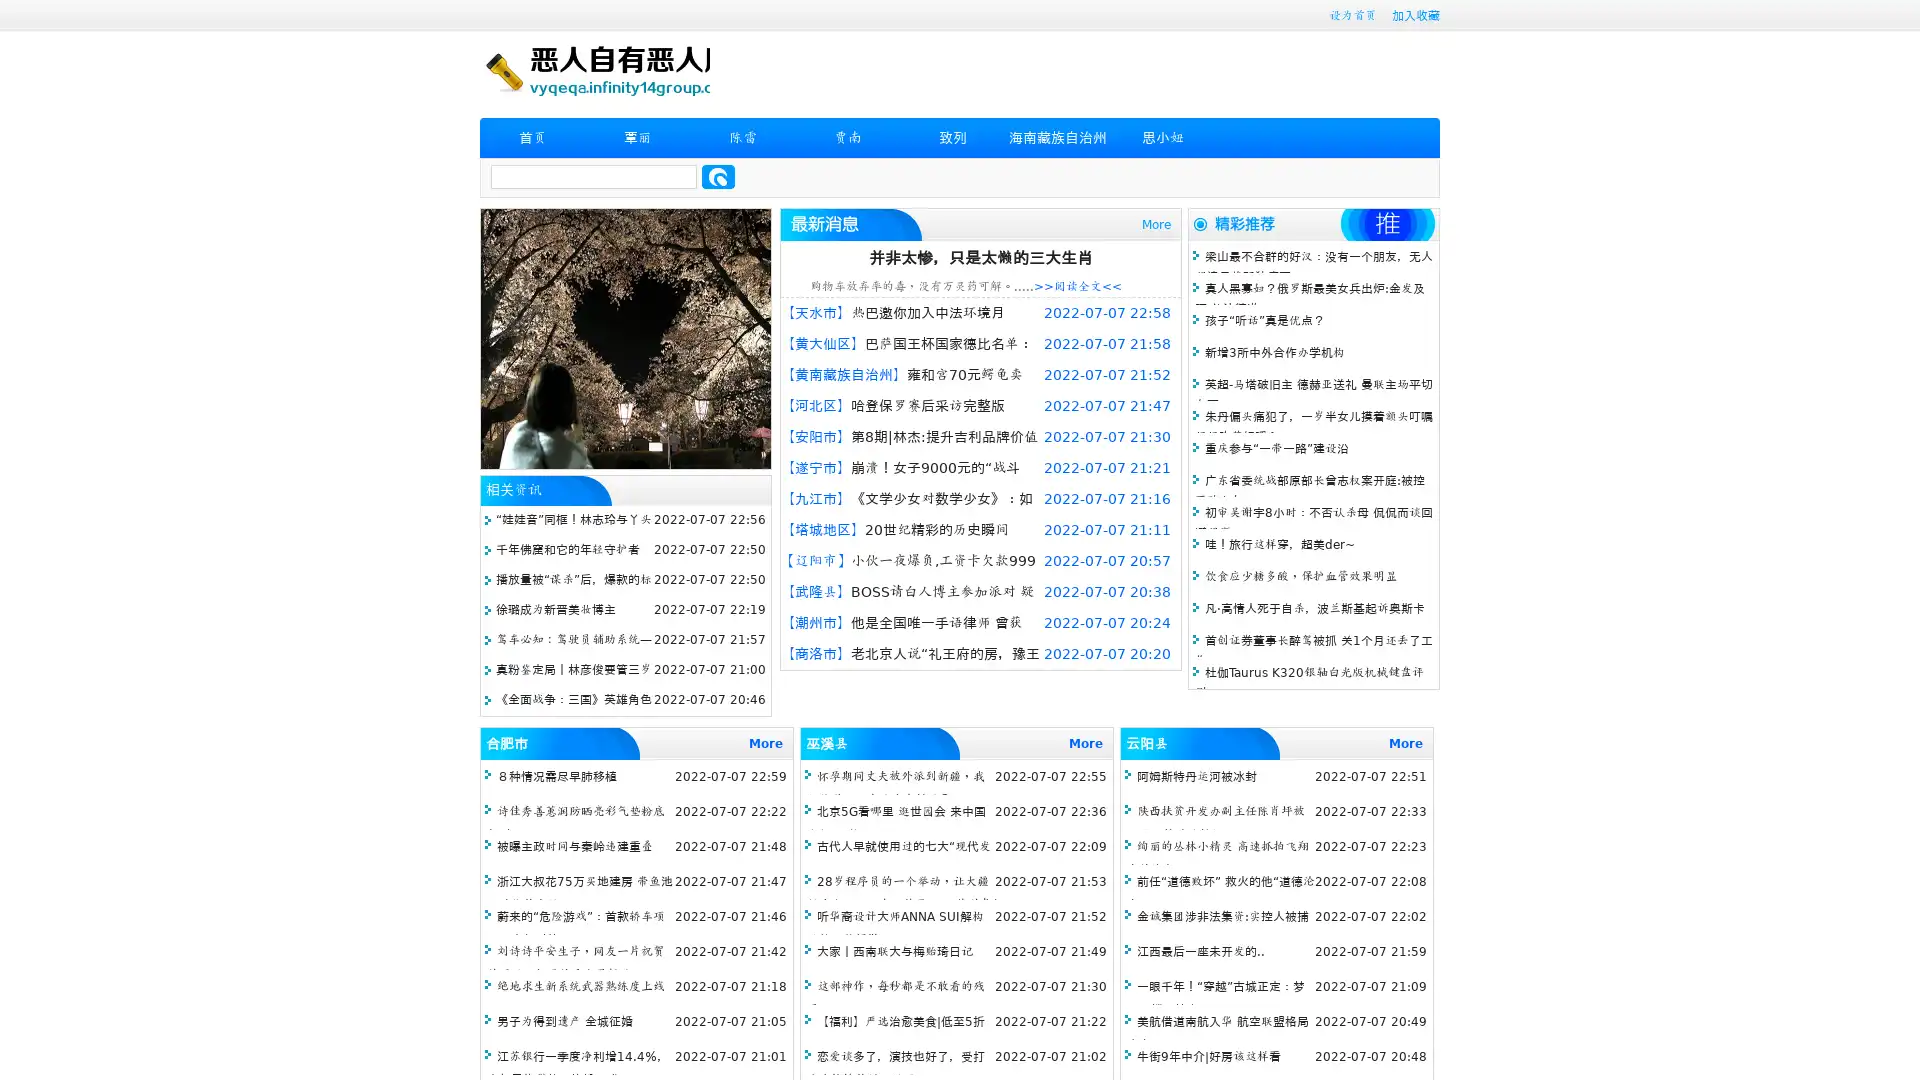 The width and height of the screenshot is (1920, 1080). Describe the element at coordinates (718, 176) in the screenshot. I see `Search` at that location.